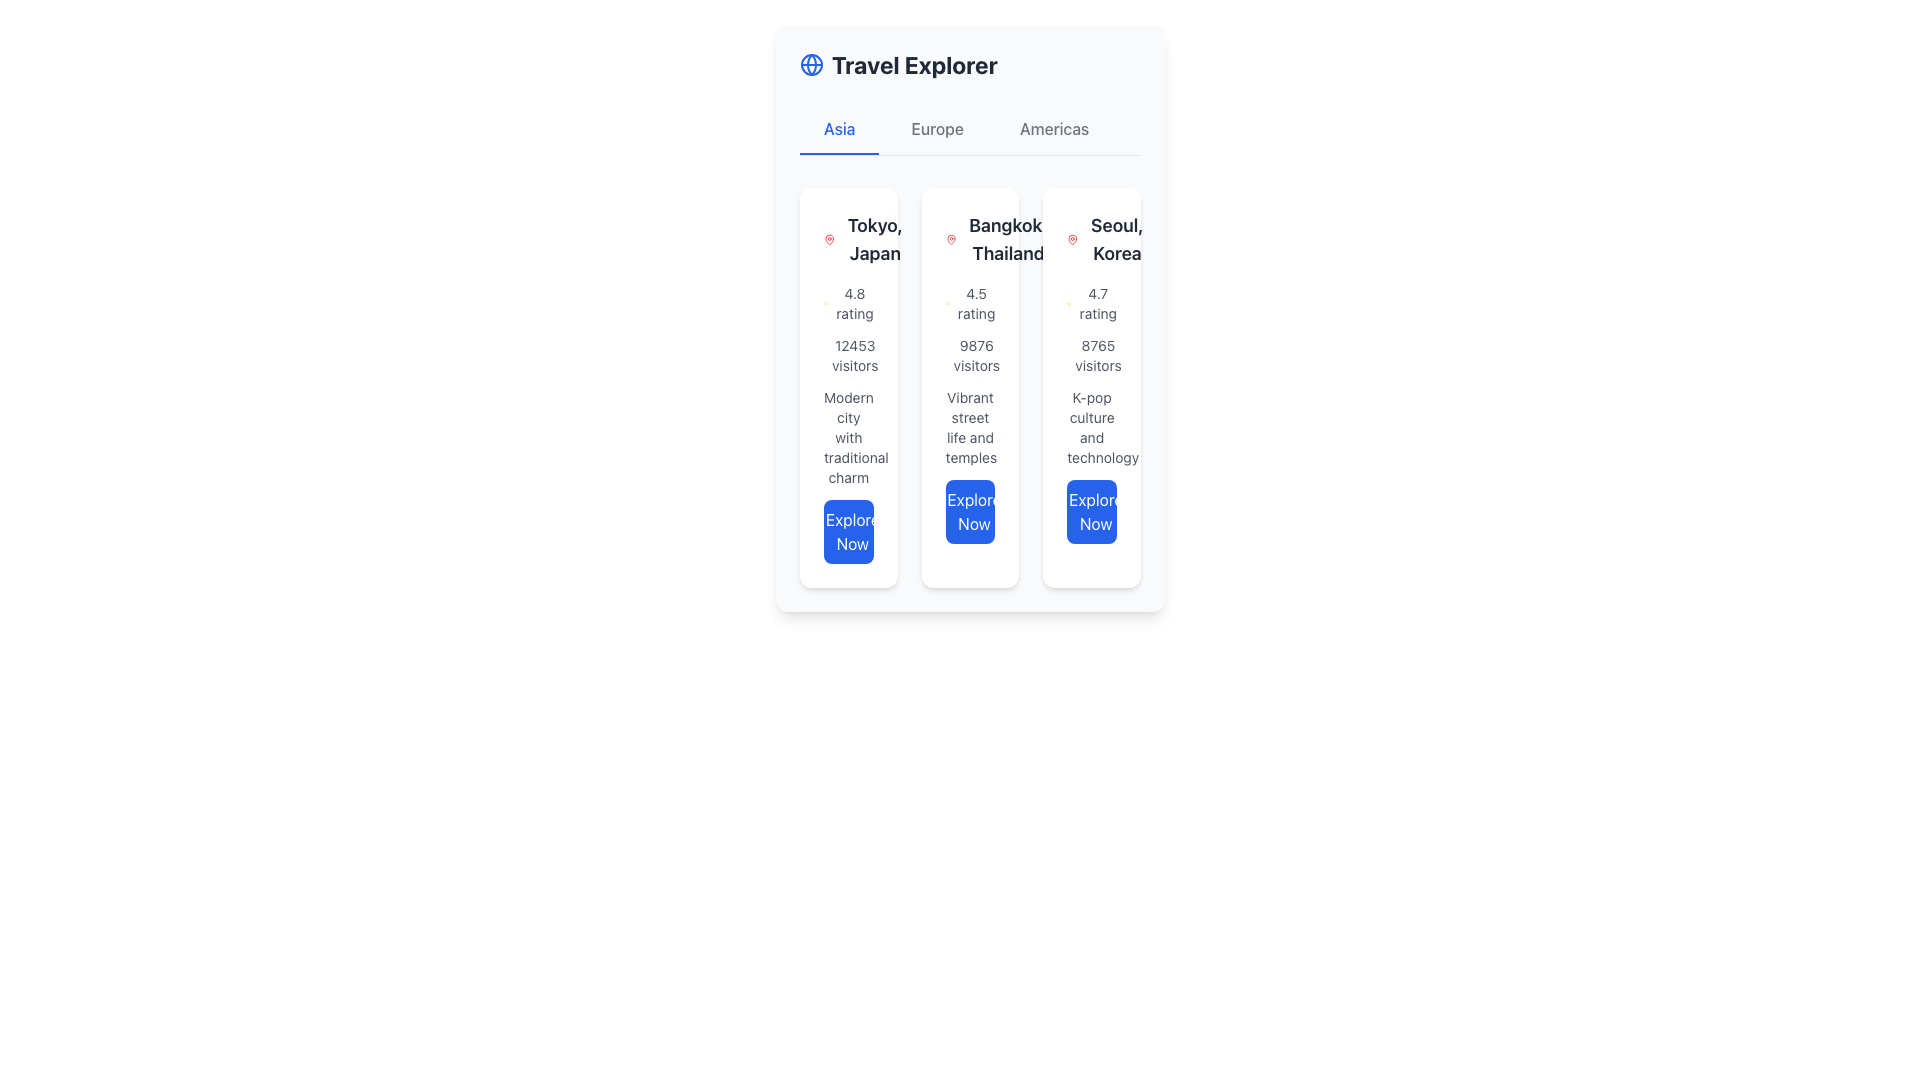 This screenshot has height=1080, width=1920. I want to click on the informational display about the travel destination Tokyo, Japan, which includes its rating, visitor count, and descriptive tagline, so click(848, 423).